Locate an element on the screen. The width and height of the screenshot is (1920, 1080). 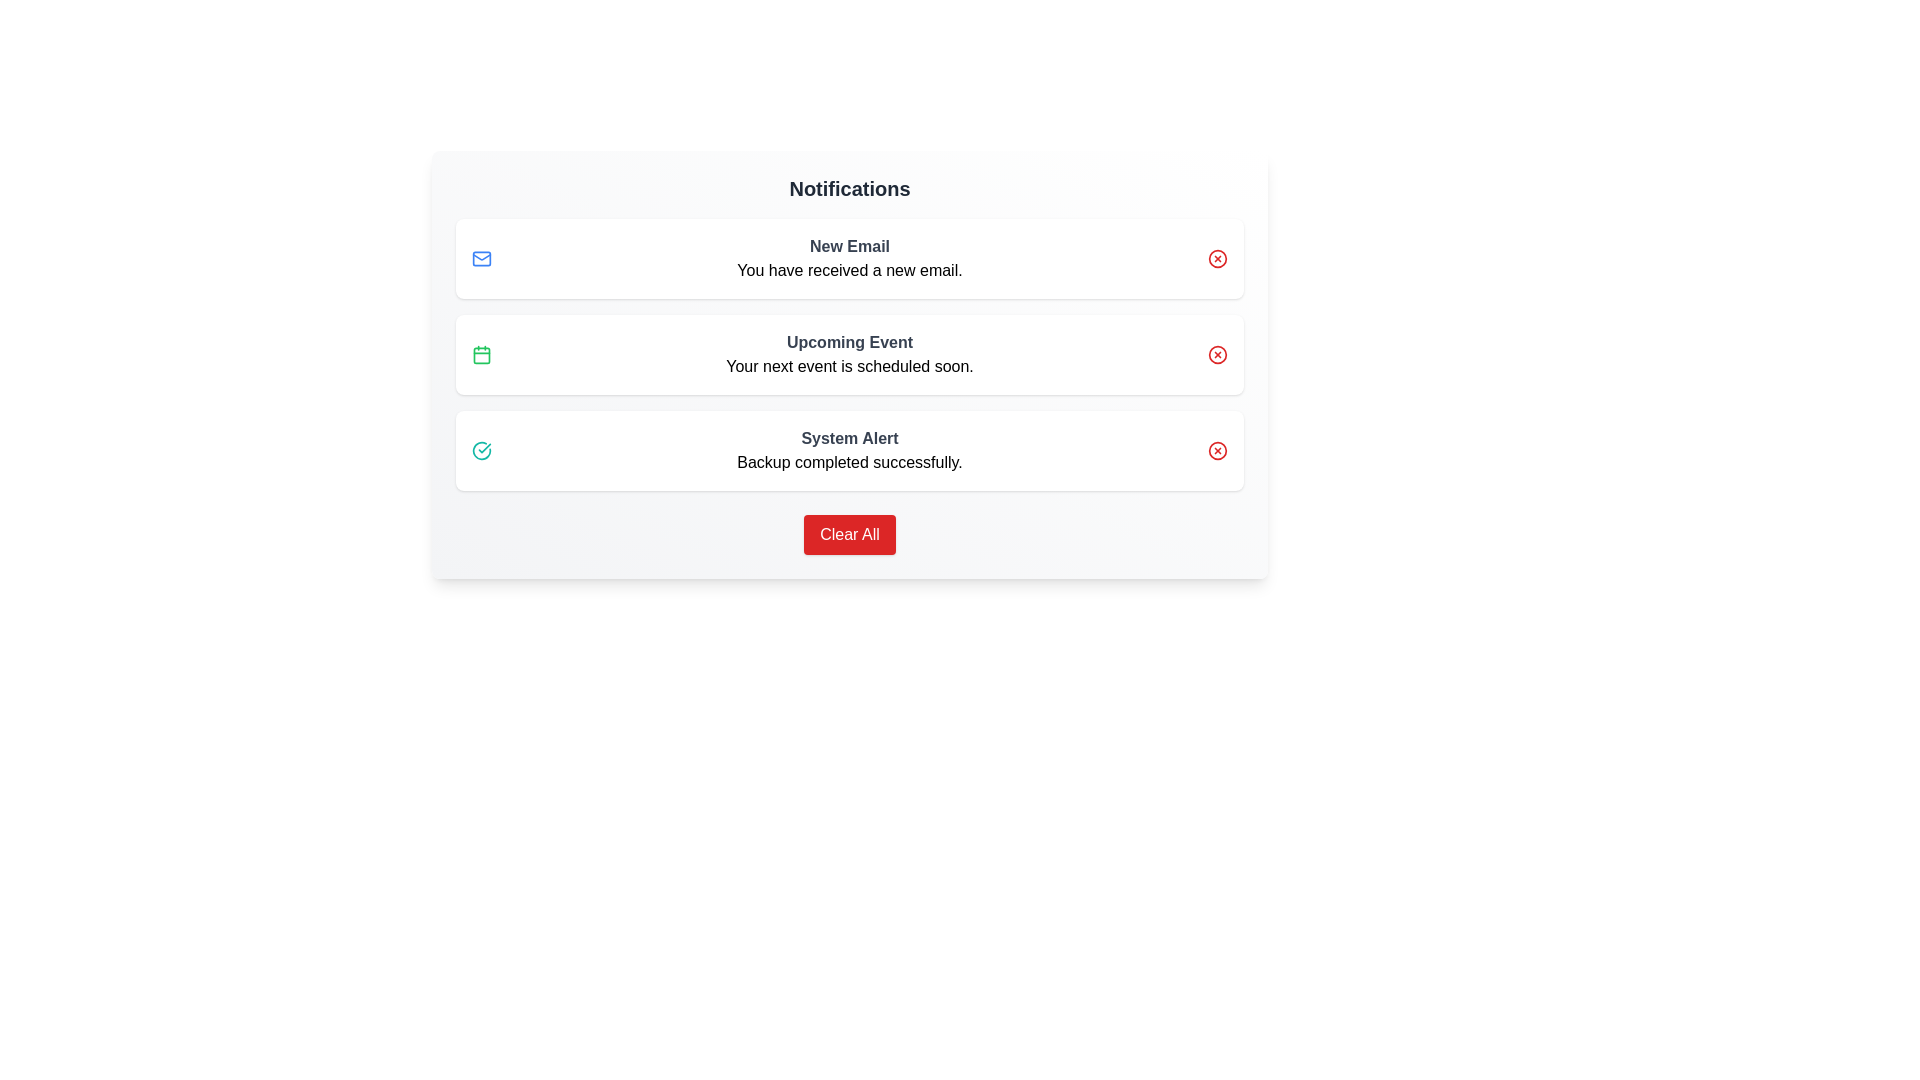
the text block notification that informs users about the completed system backup operation, located in the third card of the visible notification list is located at coordinates (849, 451).